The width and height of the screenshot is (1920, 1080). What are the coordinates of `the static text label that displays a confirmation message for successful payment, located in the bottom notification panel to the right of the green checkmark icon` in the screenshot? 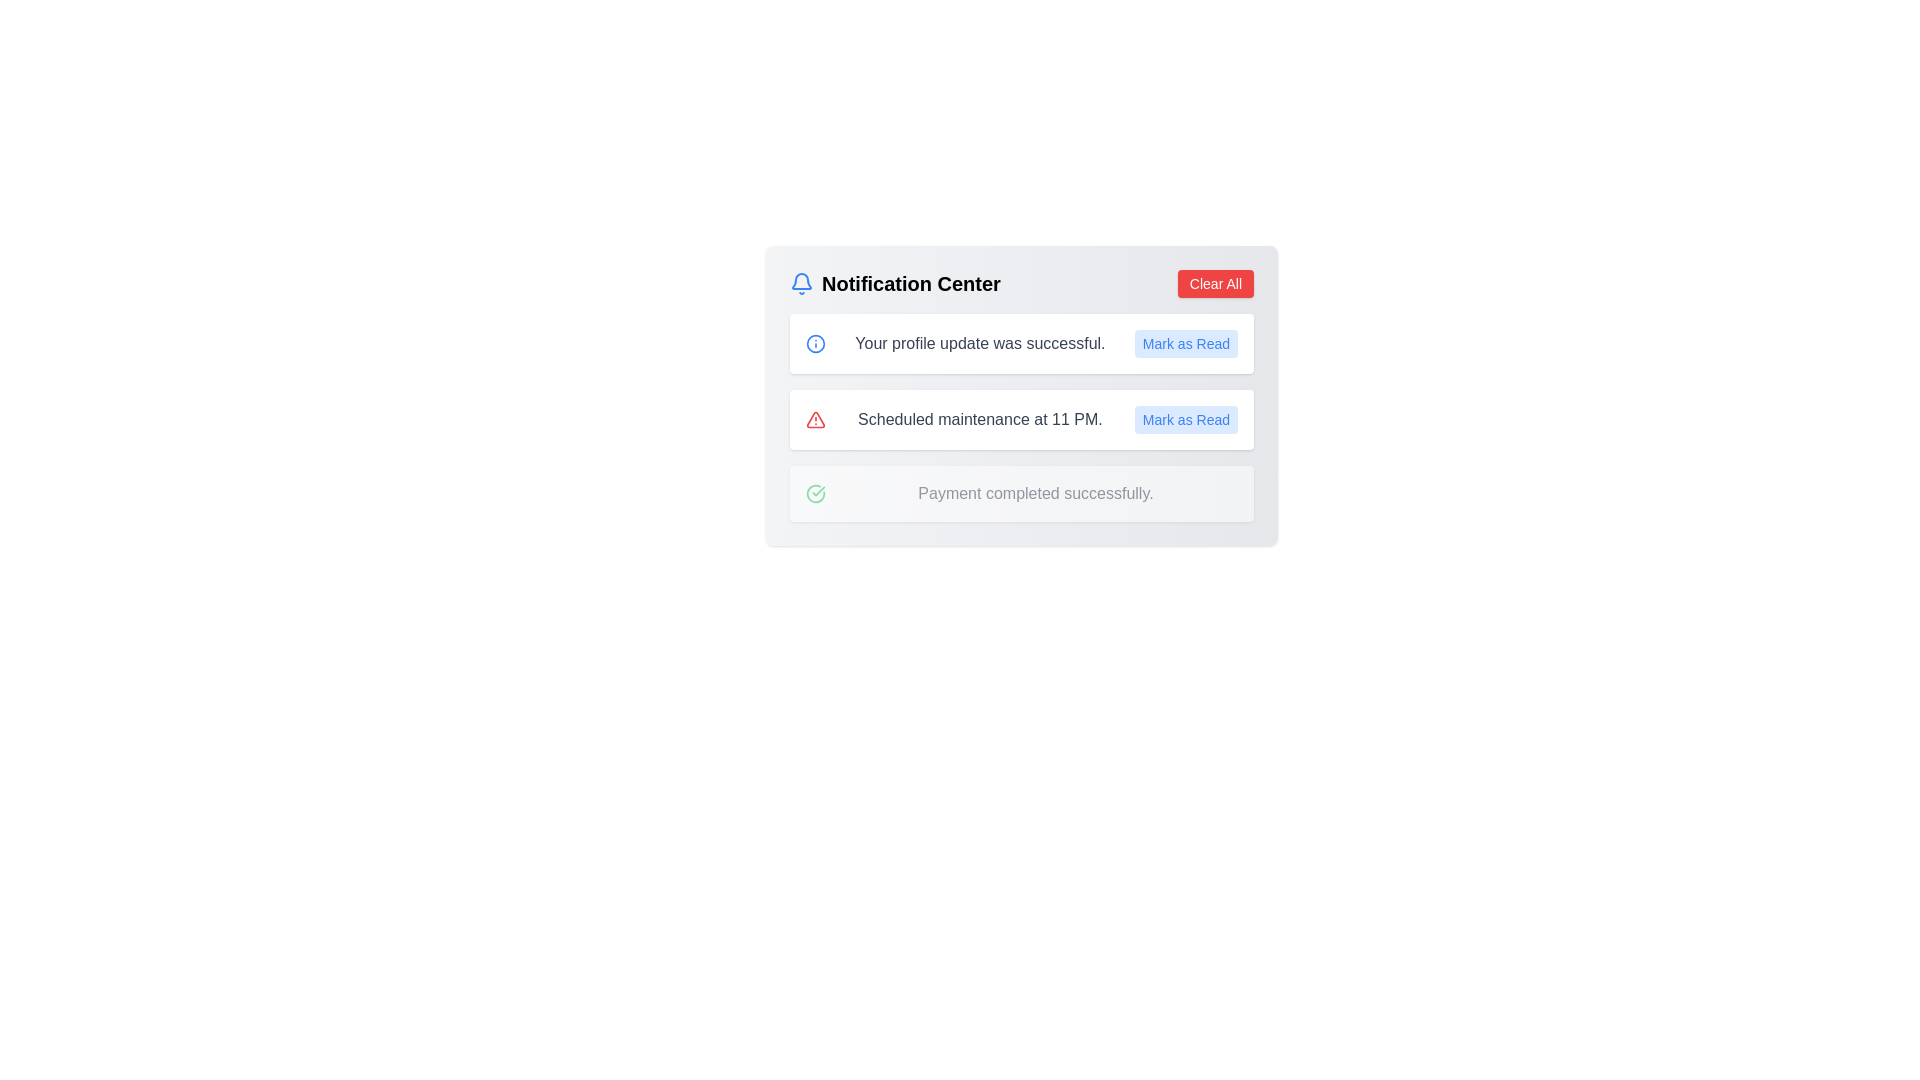 It's located at (1036, 493).